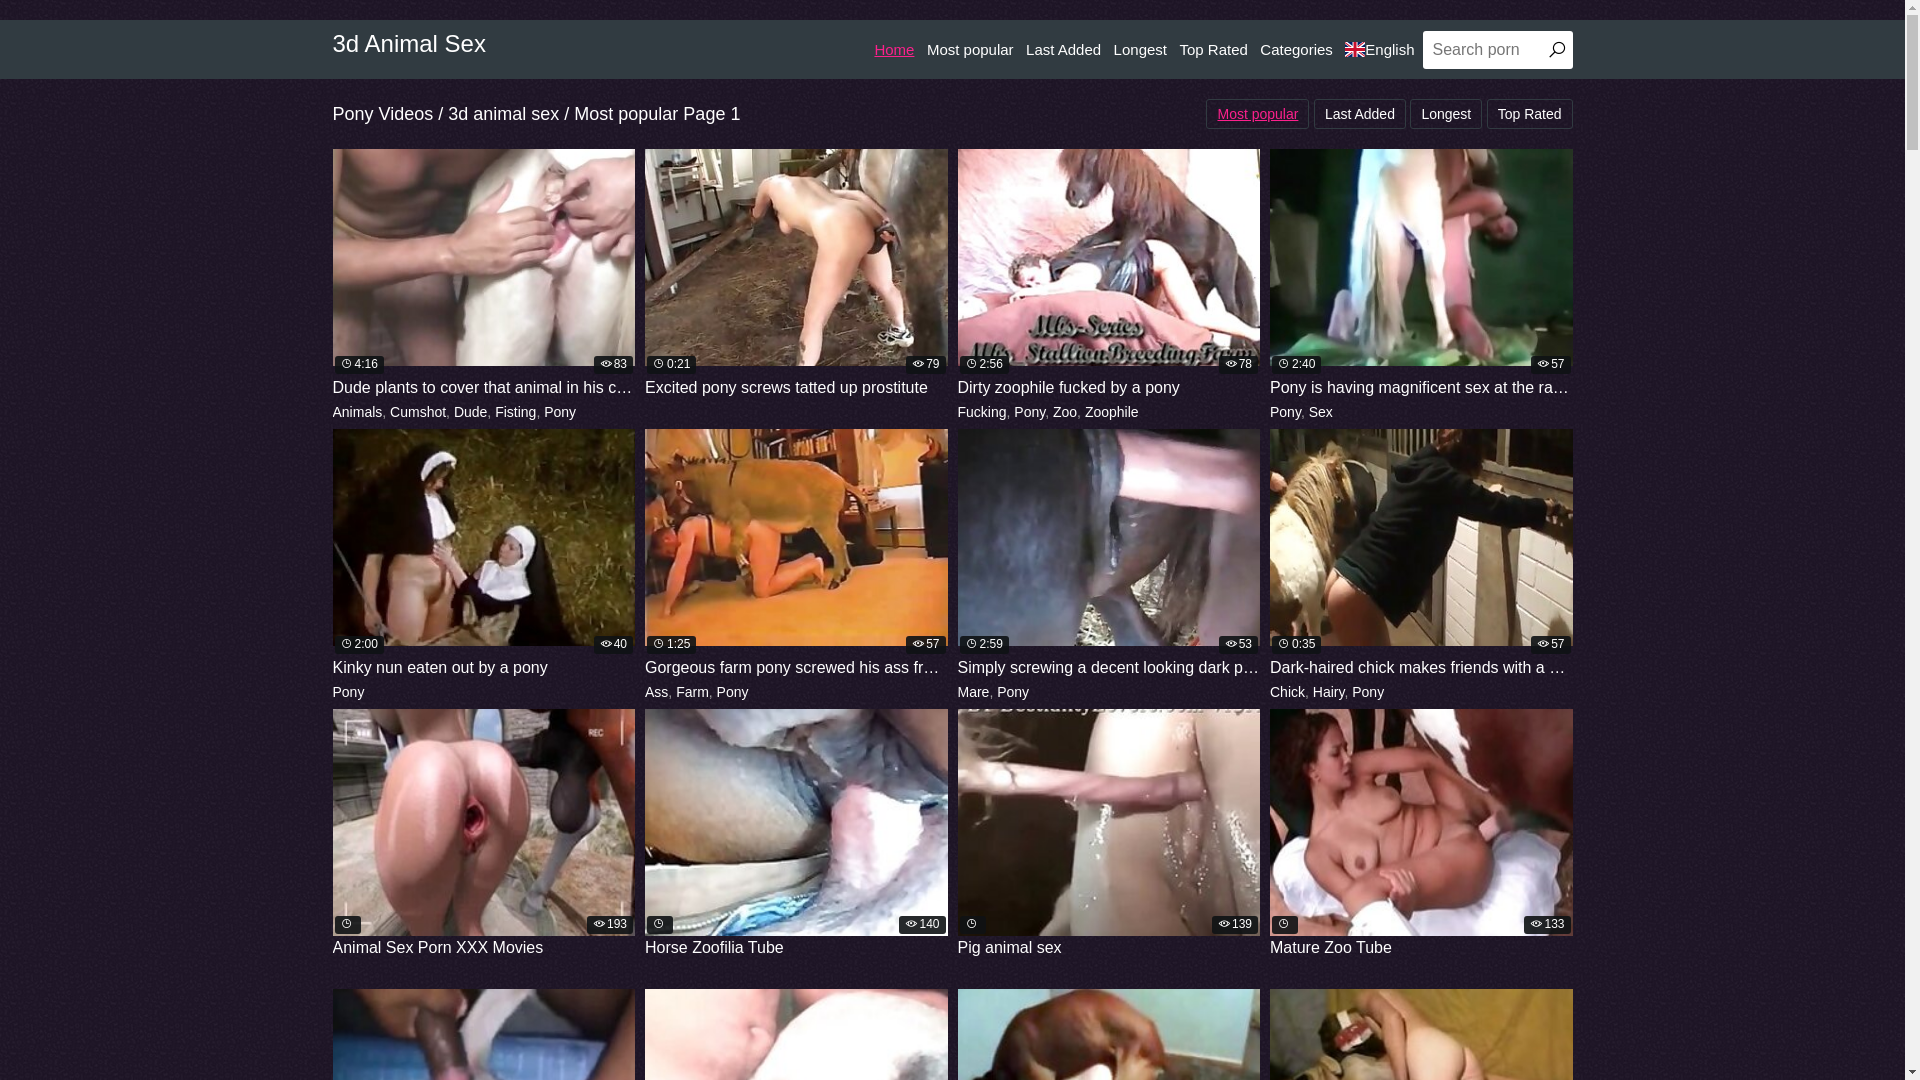  Describe the element at coordinates (494, 411) in the screenshot. I see `'Fisting'` at that location.